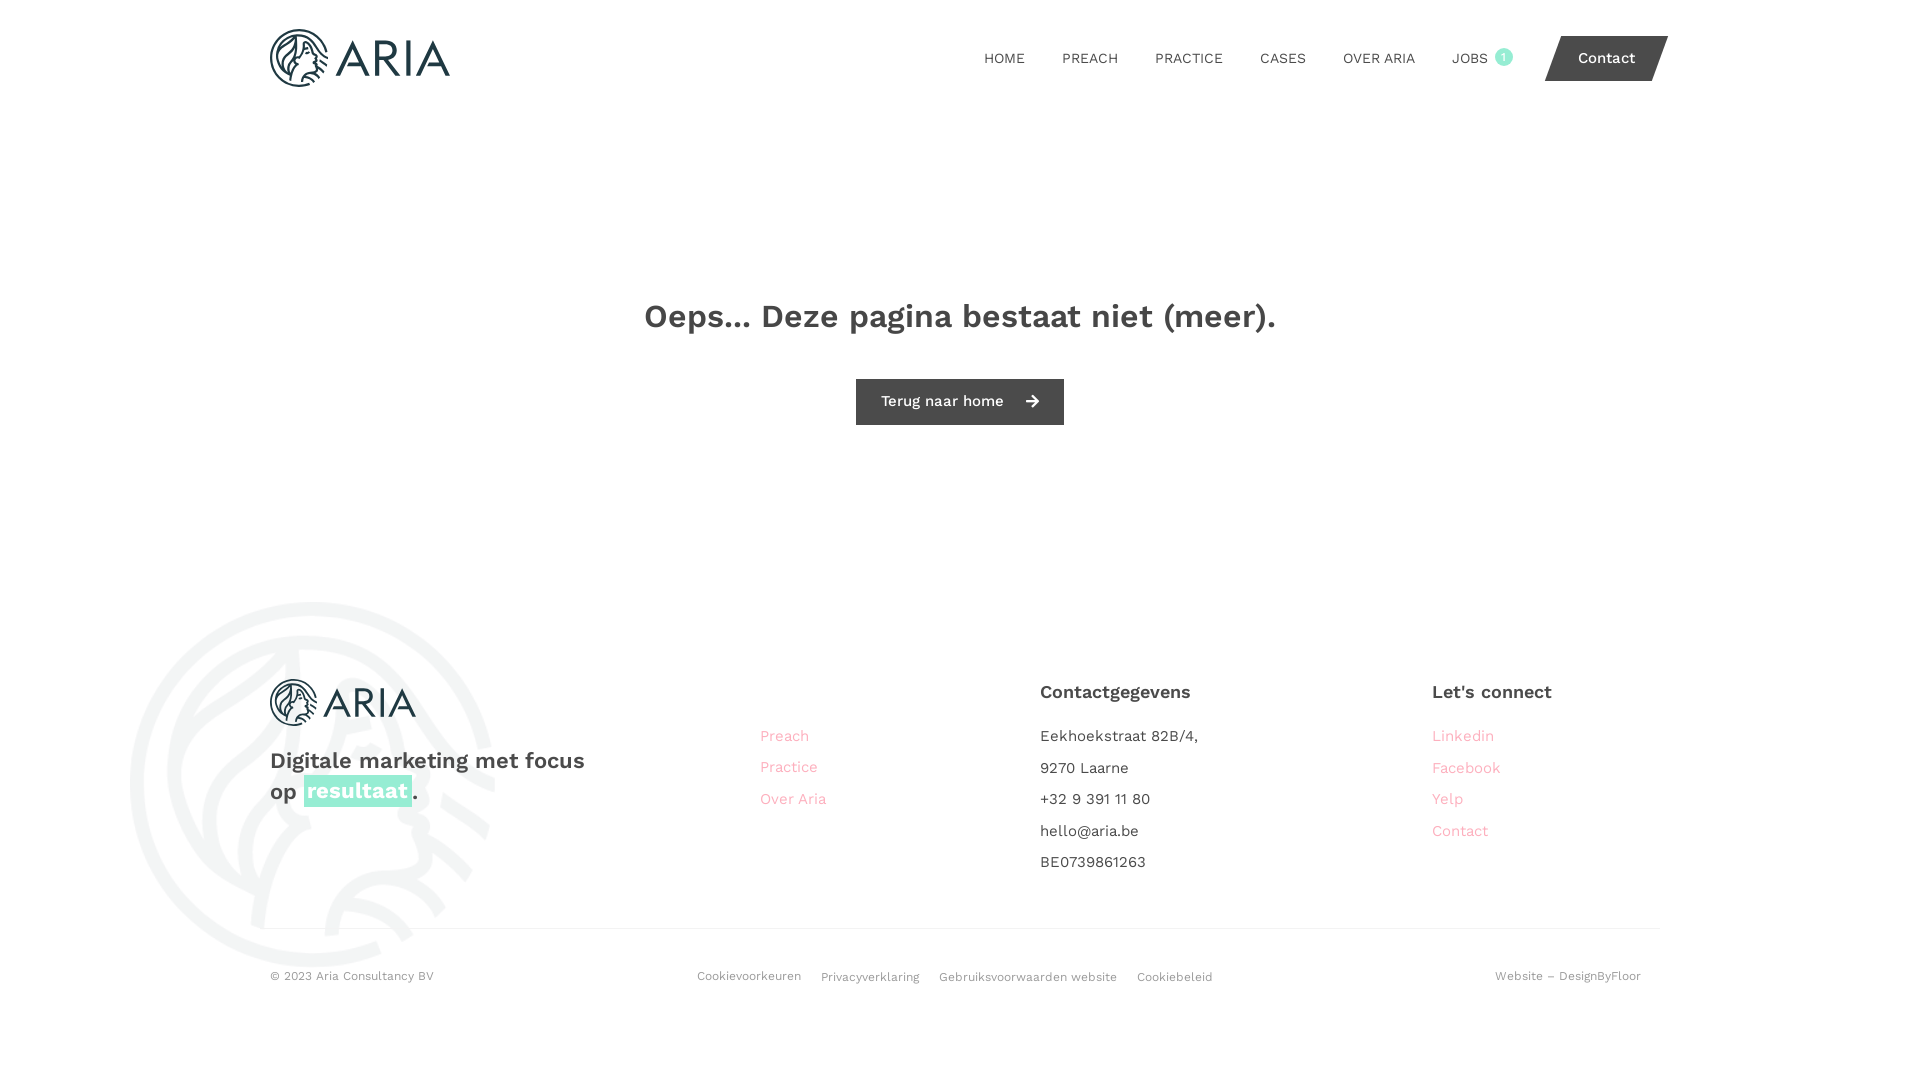 This screenshot has height=1080, width=1920. I want to click on 'Gebruiksvoorwaarden website', so click(938, 975).